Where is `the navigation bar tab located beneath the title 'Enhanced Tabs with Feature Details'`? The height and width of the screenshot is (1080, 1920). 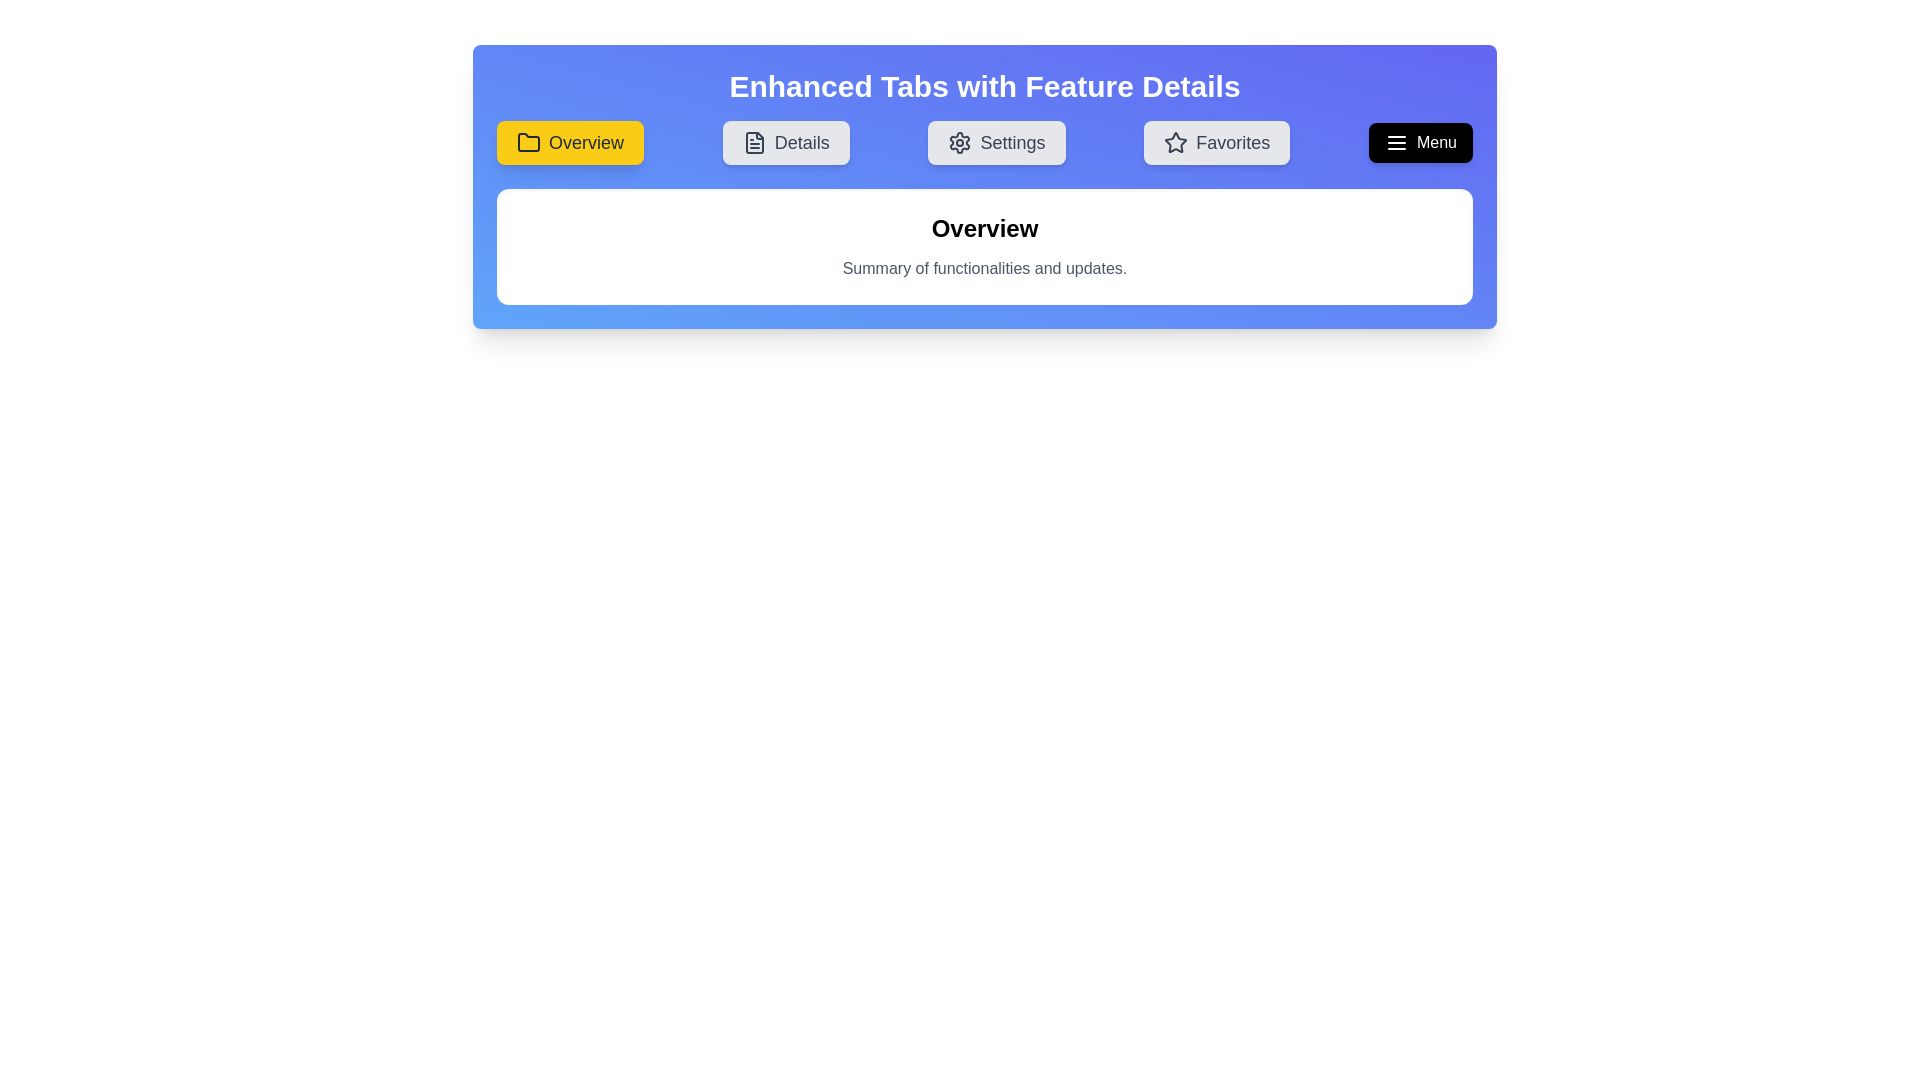 the navigation bar tab located beneath the title 'Enhanced Tabs with Feature Details' is located at coordinates (984, 141).